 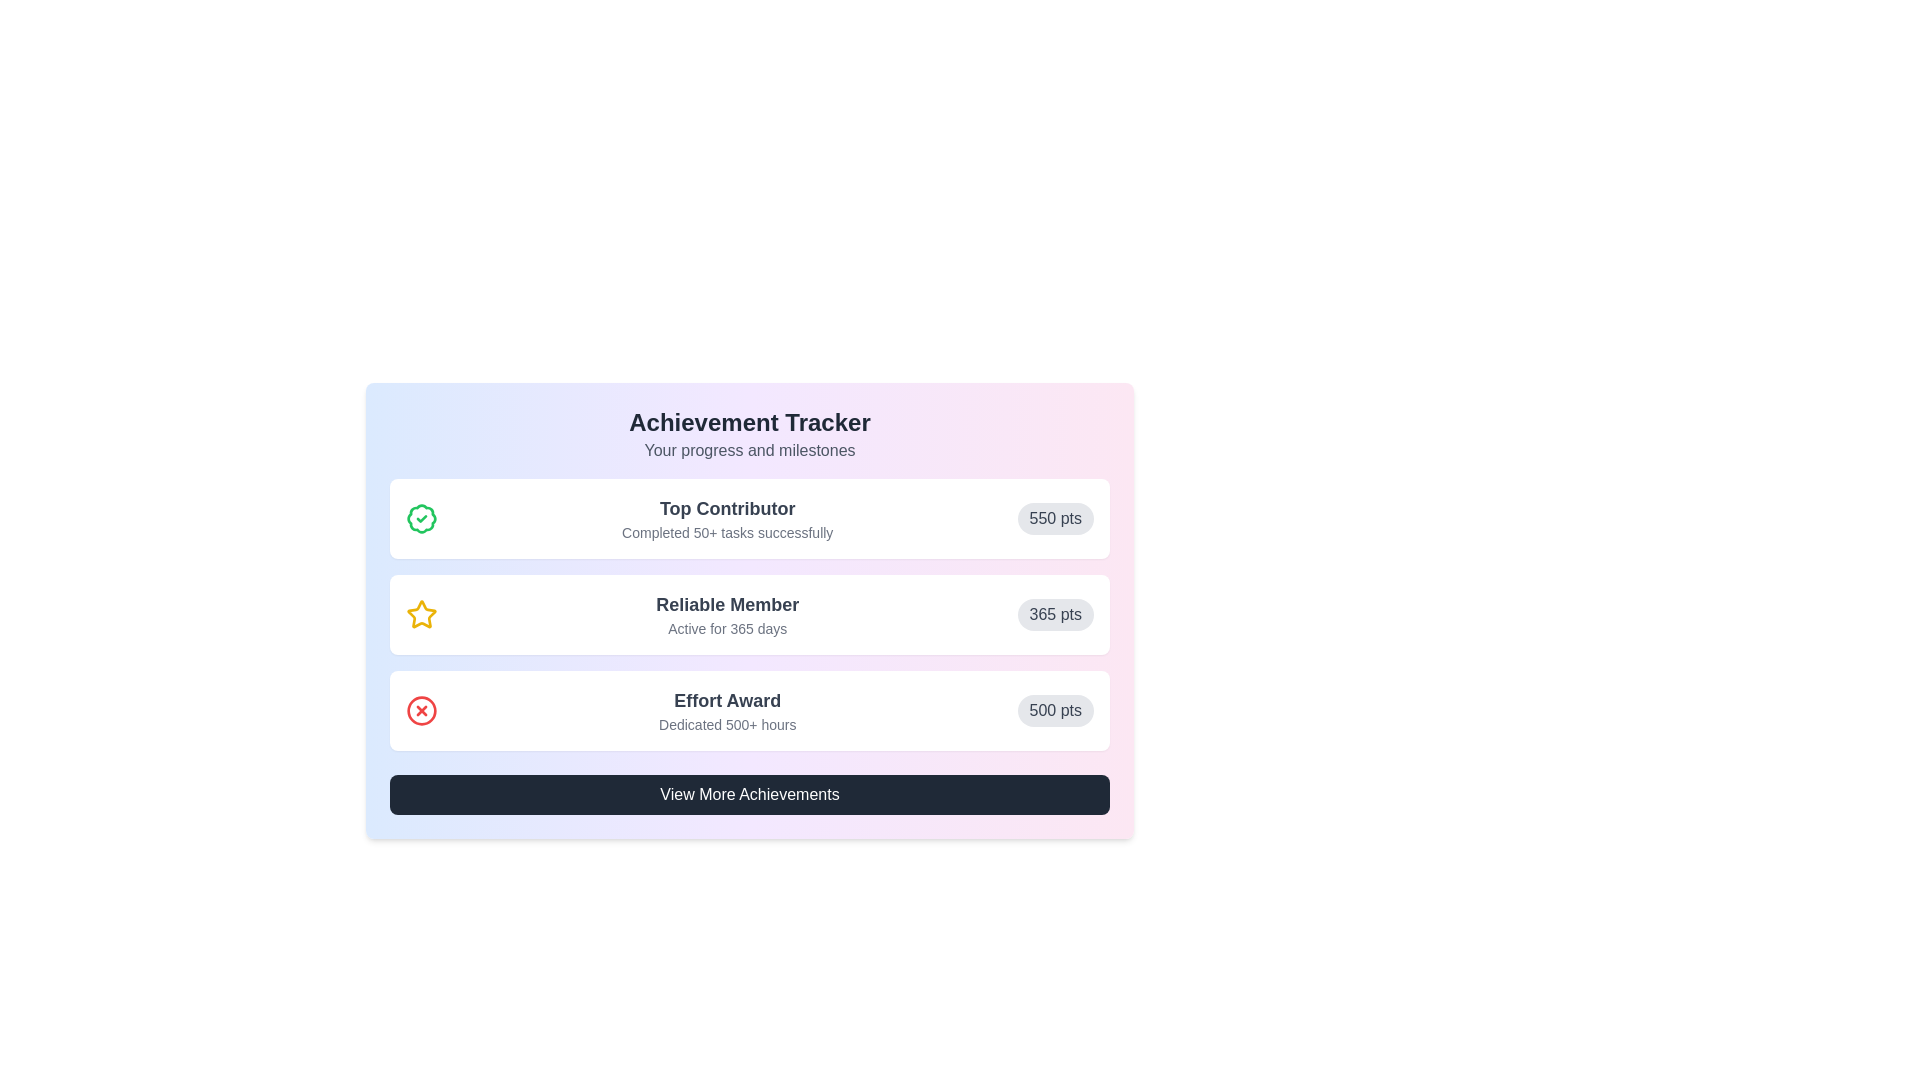 What do you see at coordinates (421, 613) in the screenshot?
I see `the star icon that signifies the 'Reliable Member' achievement, which is positioned above the text 'Reliable Member' and 'Active for 365 days'` at bounding box center [421, 613].